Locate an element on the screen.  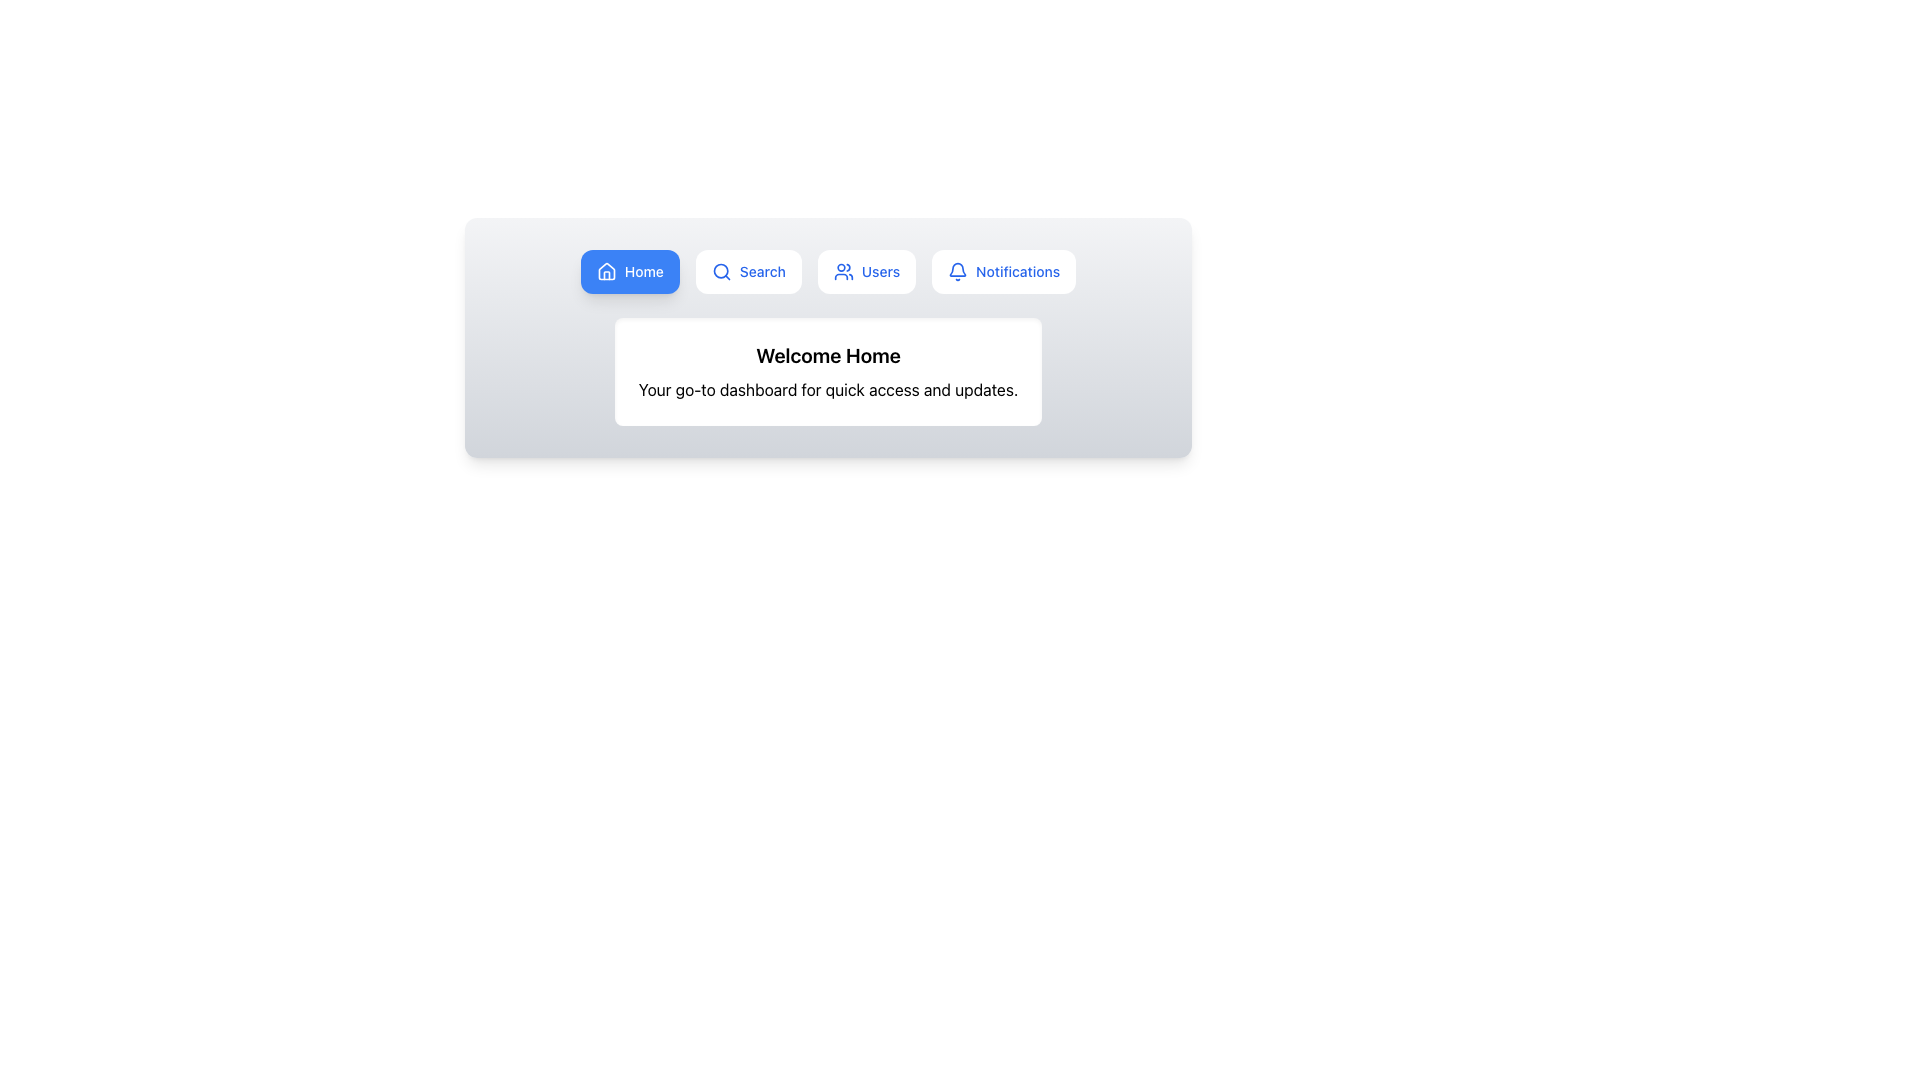
the user management button, which is the third button in a row of four, positioned between the 'Search' and 'Notifications' buttons is located at coordinates (867, 272).